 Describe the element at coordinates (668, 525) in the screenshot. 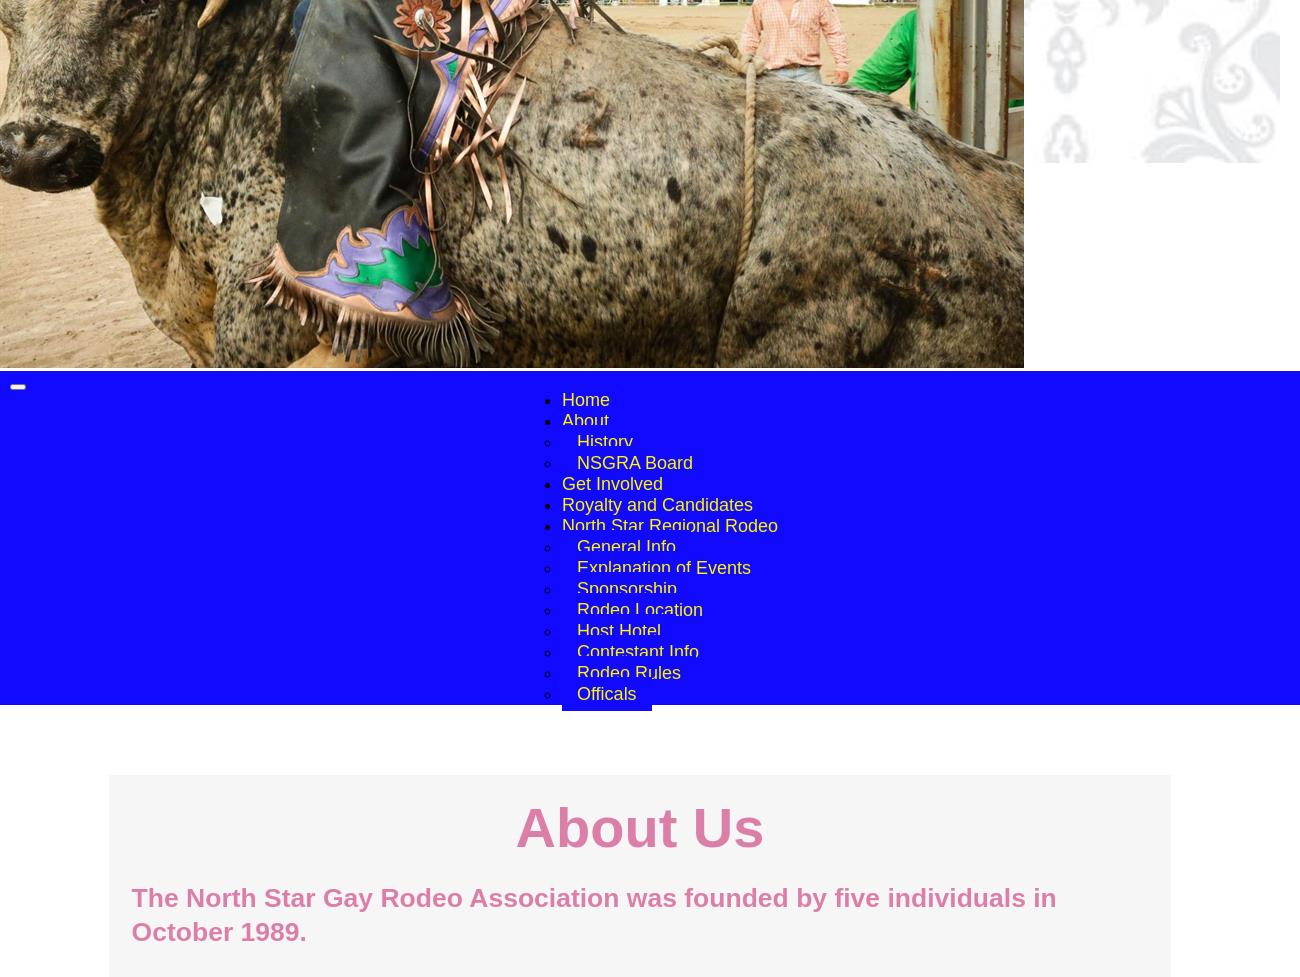

I see `'North Star Regional Rodeo'` at that location.